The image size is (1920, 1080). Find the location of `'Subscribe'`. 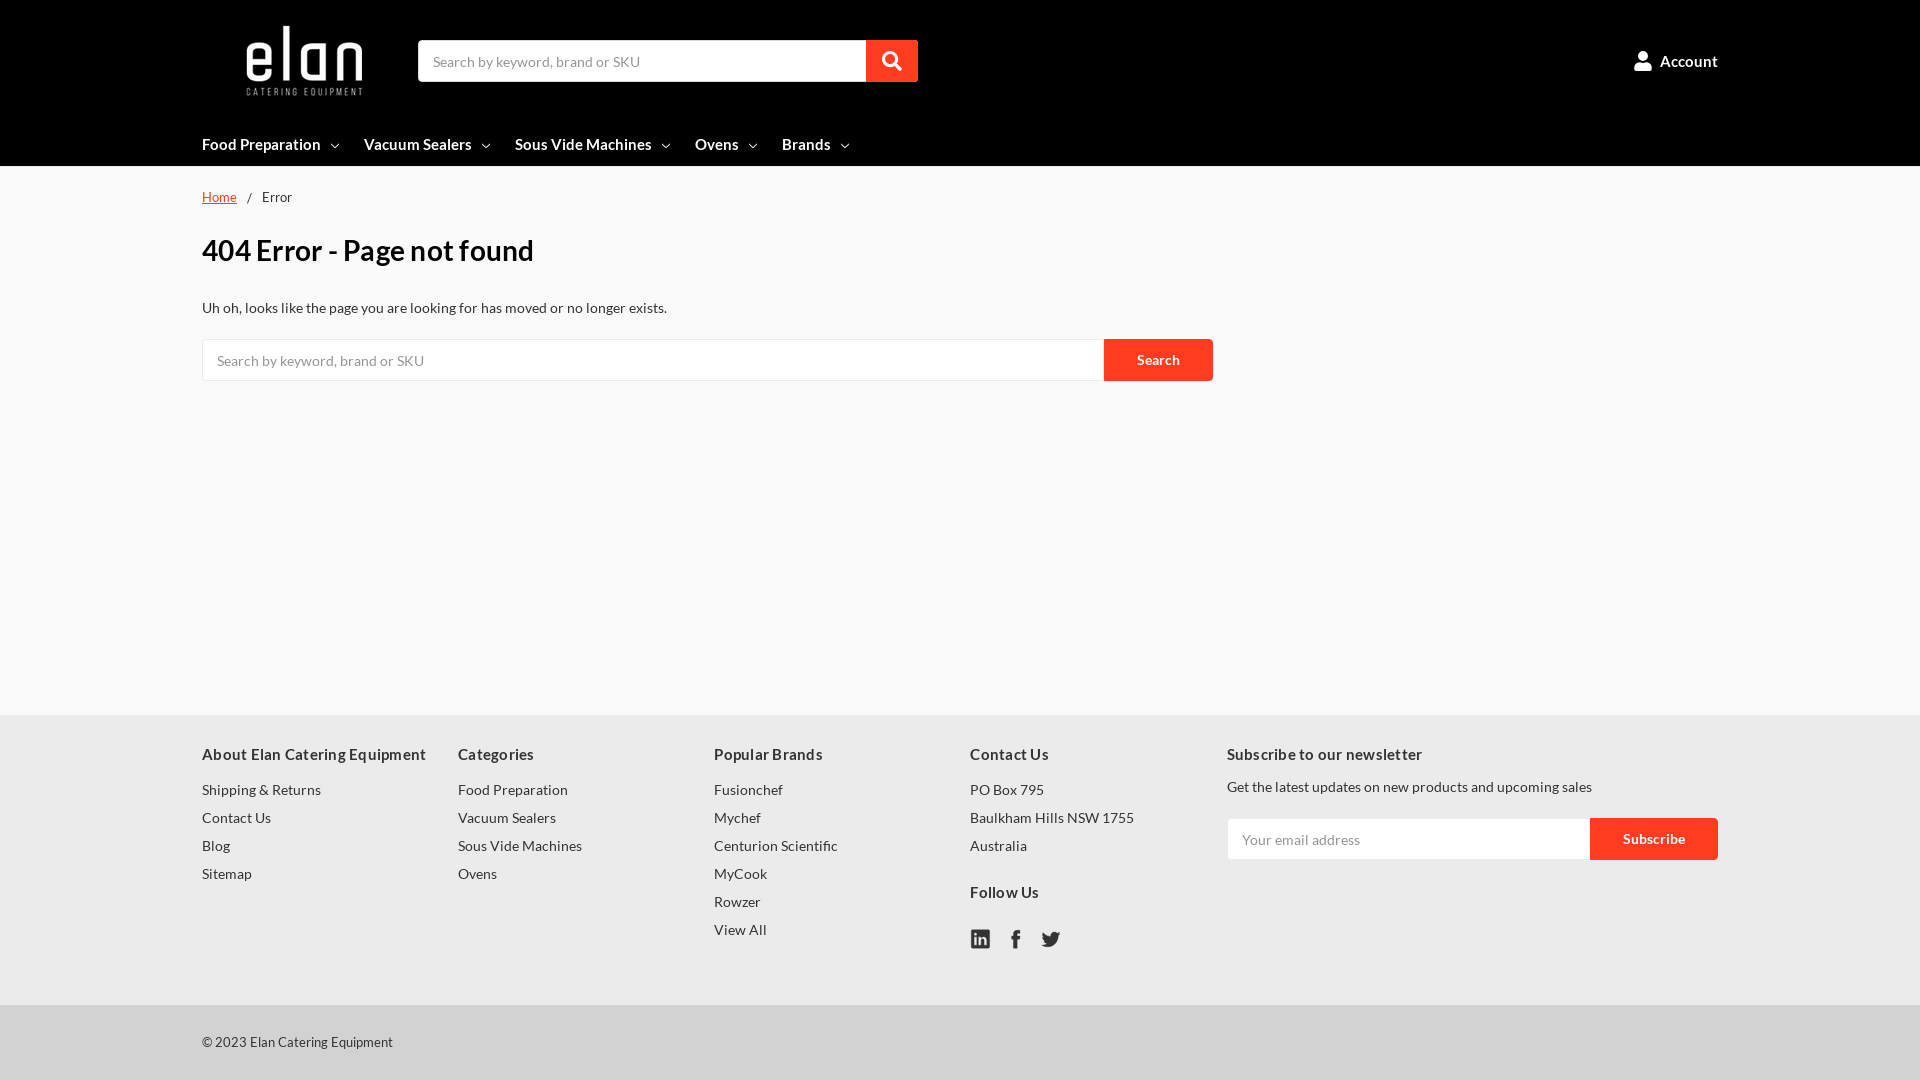

'Subscribe' is located at coordinates (1654, 839).